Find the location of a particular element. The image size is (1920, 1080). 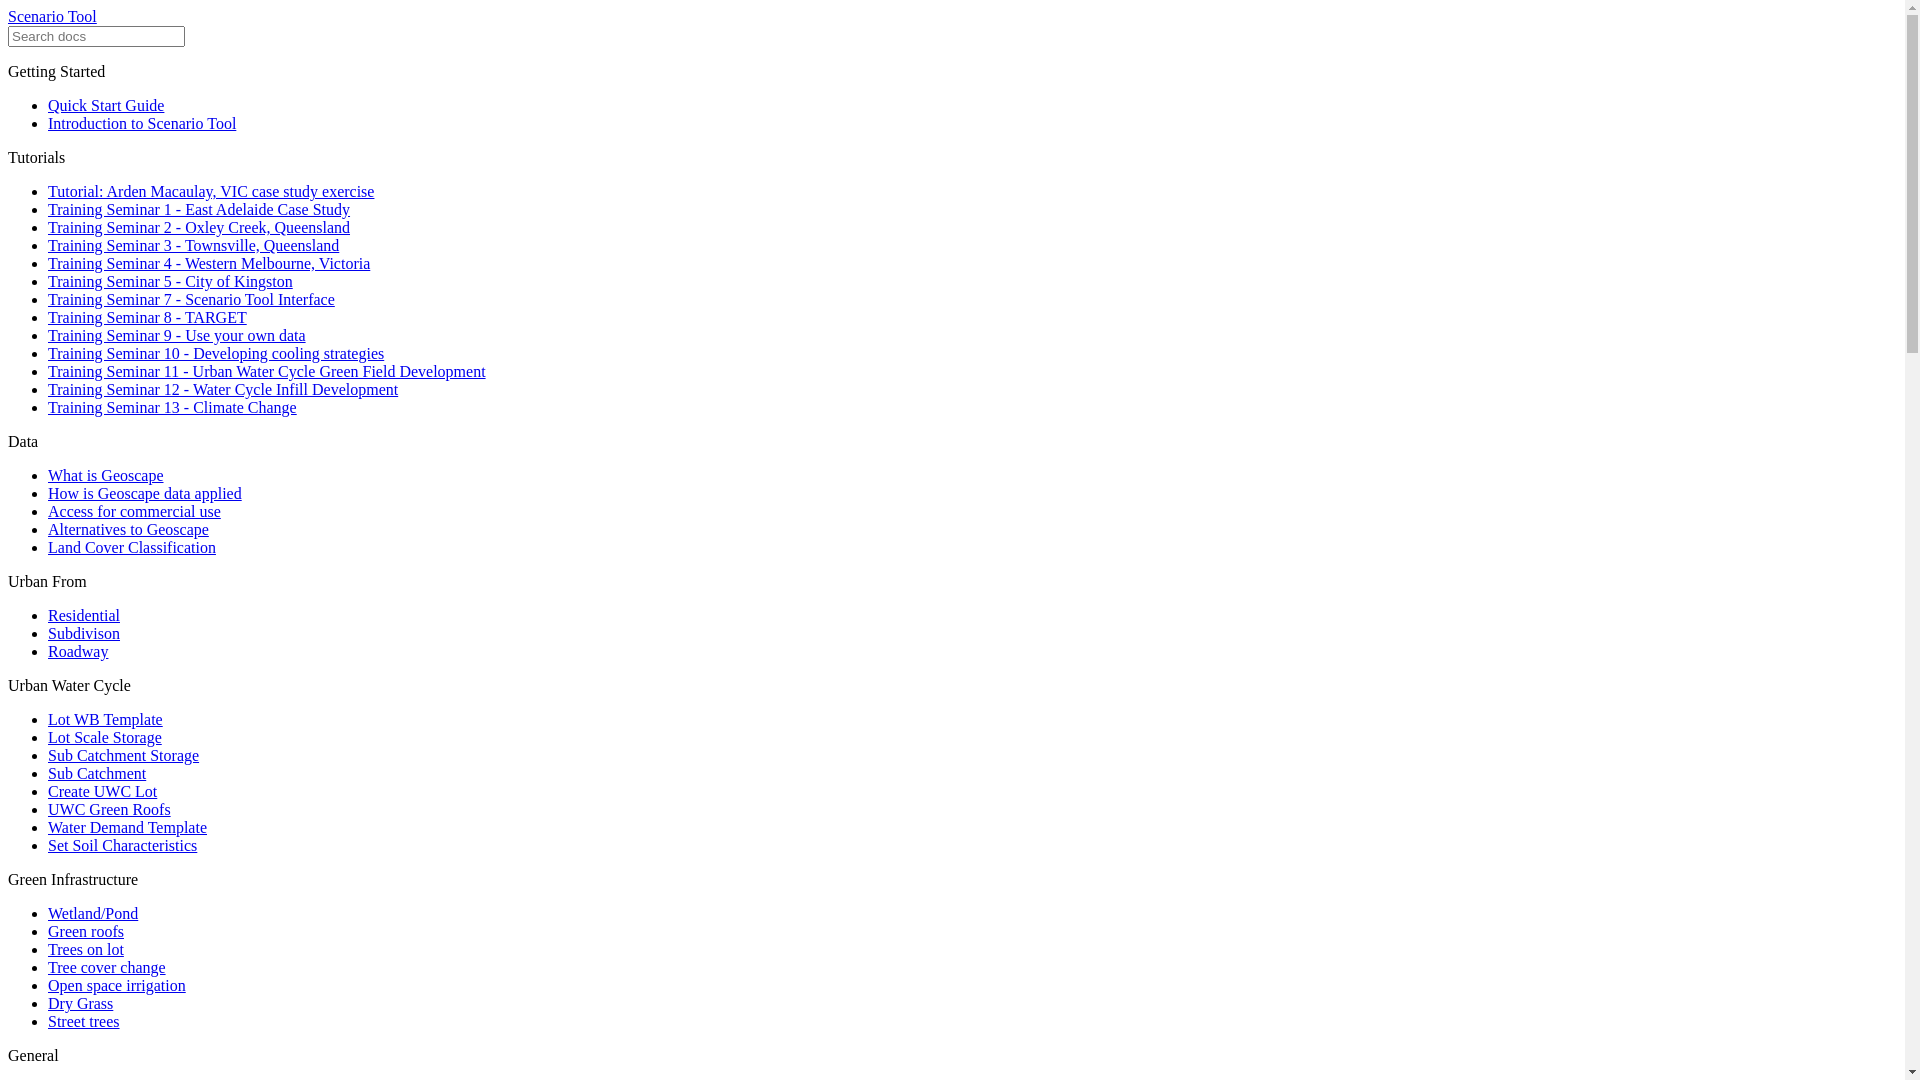

'Trees on lot' is located at coordinates (48, 948).